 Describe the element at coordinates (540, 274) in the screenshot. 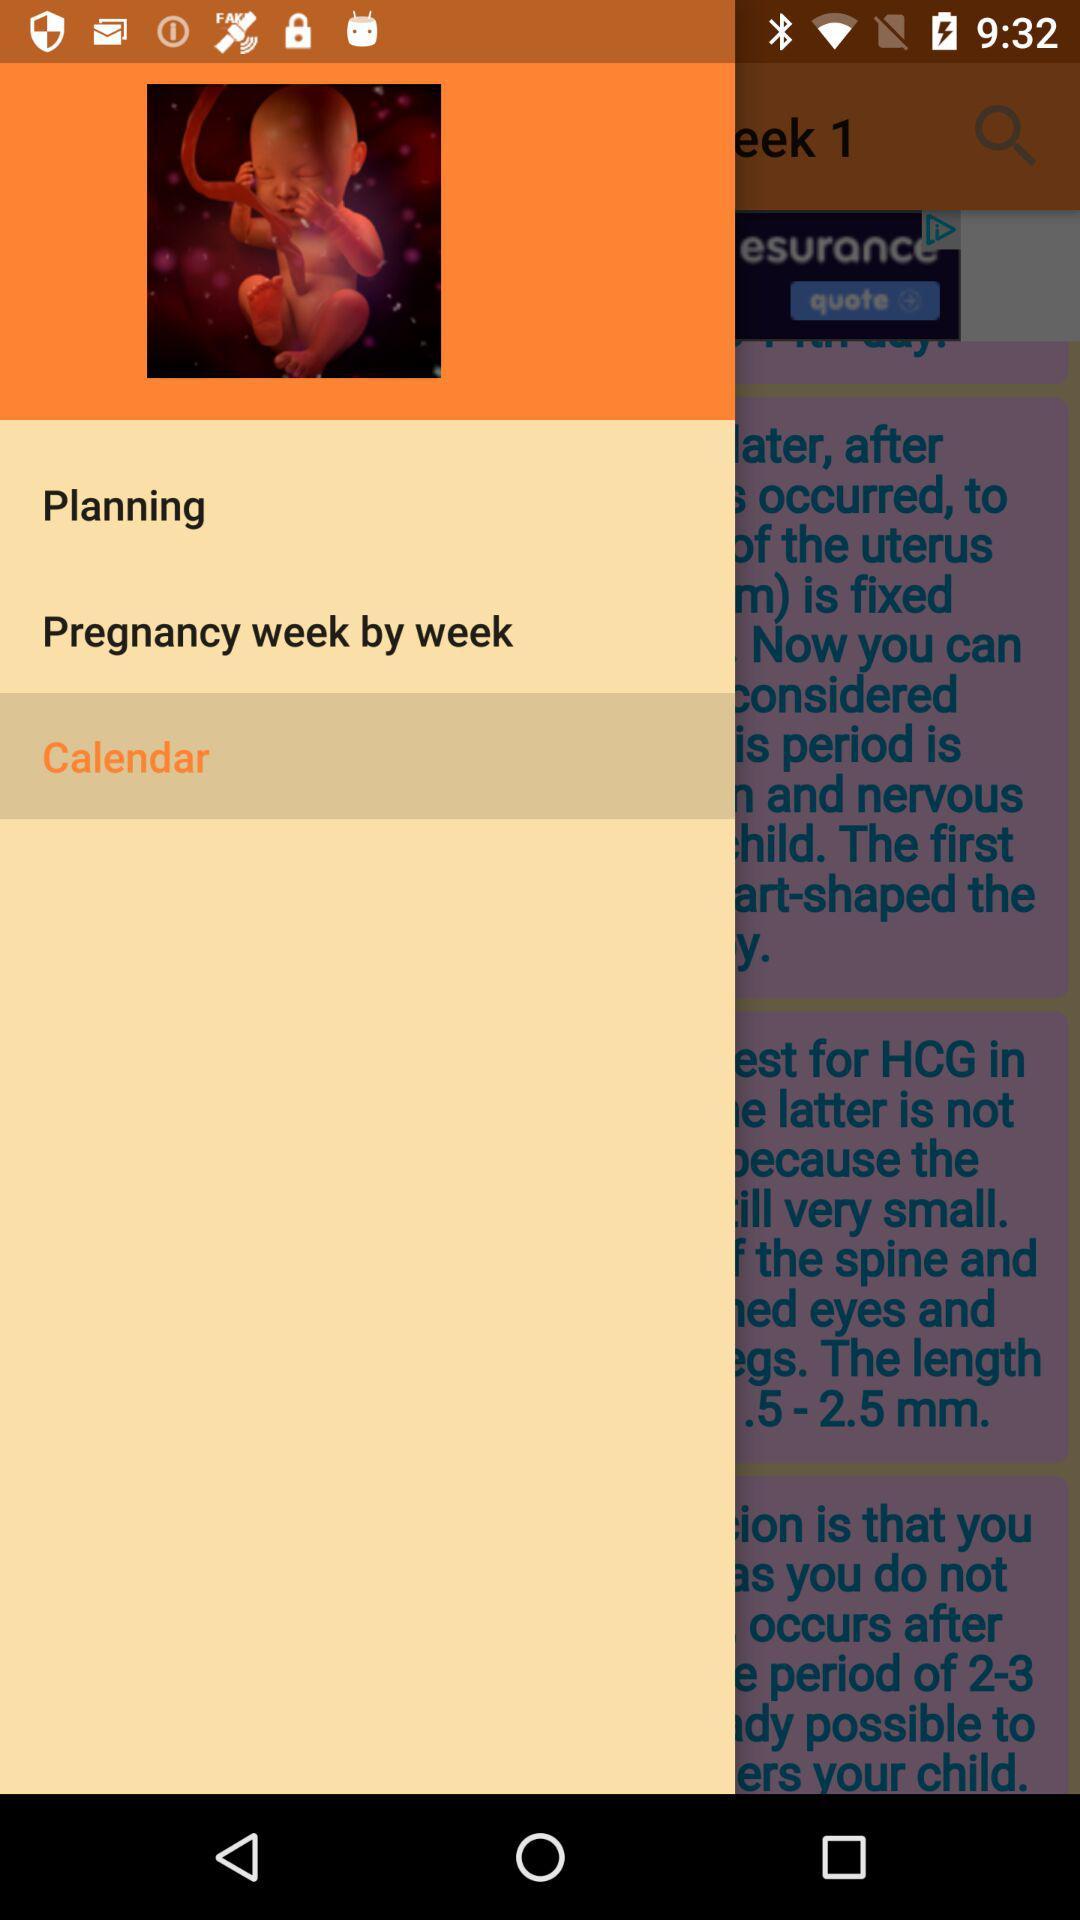

I see `advertiesment link` at that location.